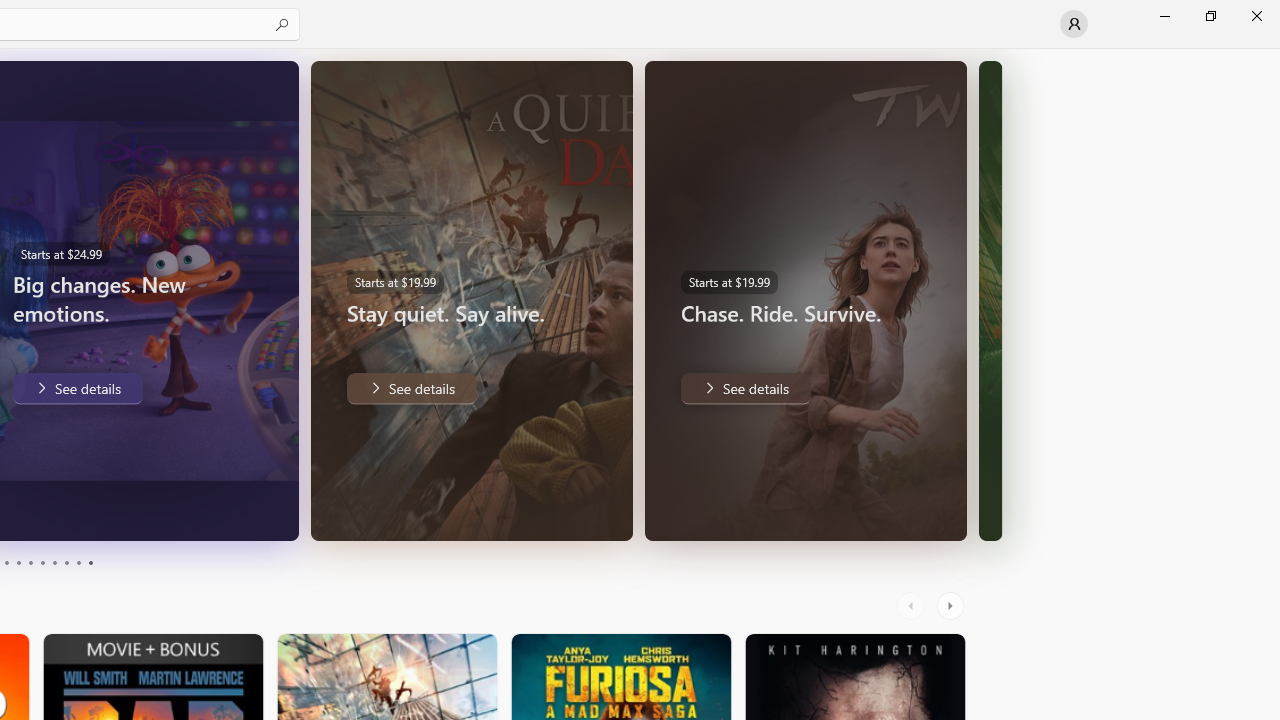 This screenshot has width=1280, height=720. Describe the element at coordinates (5, 563) in the screenshot. I see `'Page 3'` at that location.